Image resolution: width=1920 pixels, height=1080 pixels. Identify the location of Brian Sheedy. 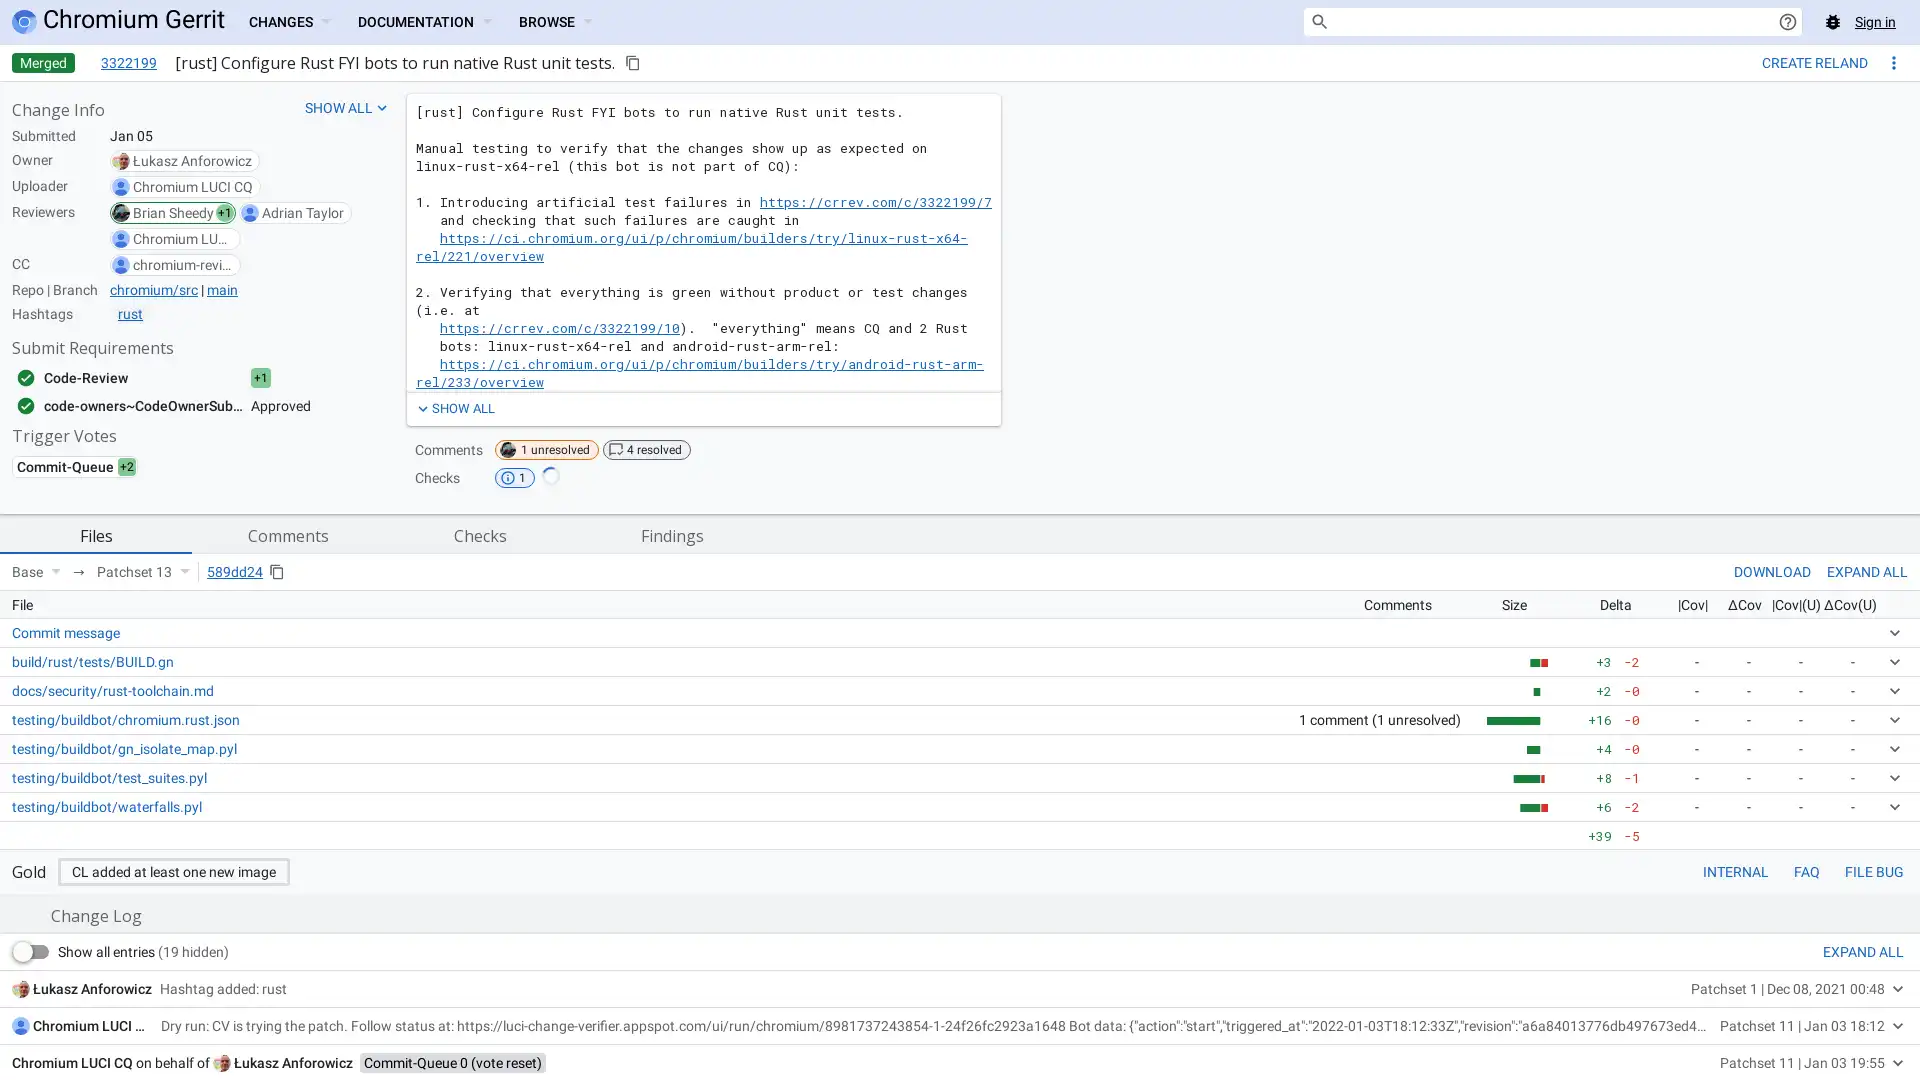
(173, 212).